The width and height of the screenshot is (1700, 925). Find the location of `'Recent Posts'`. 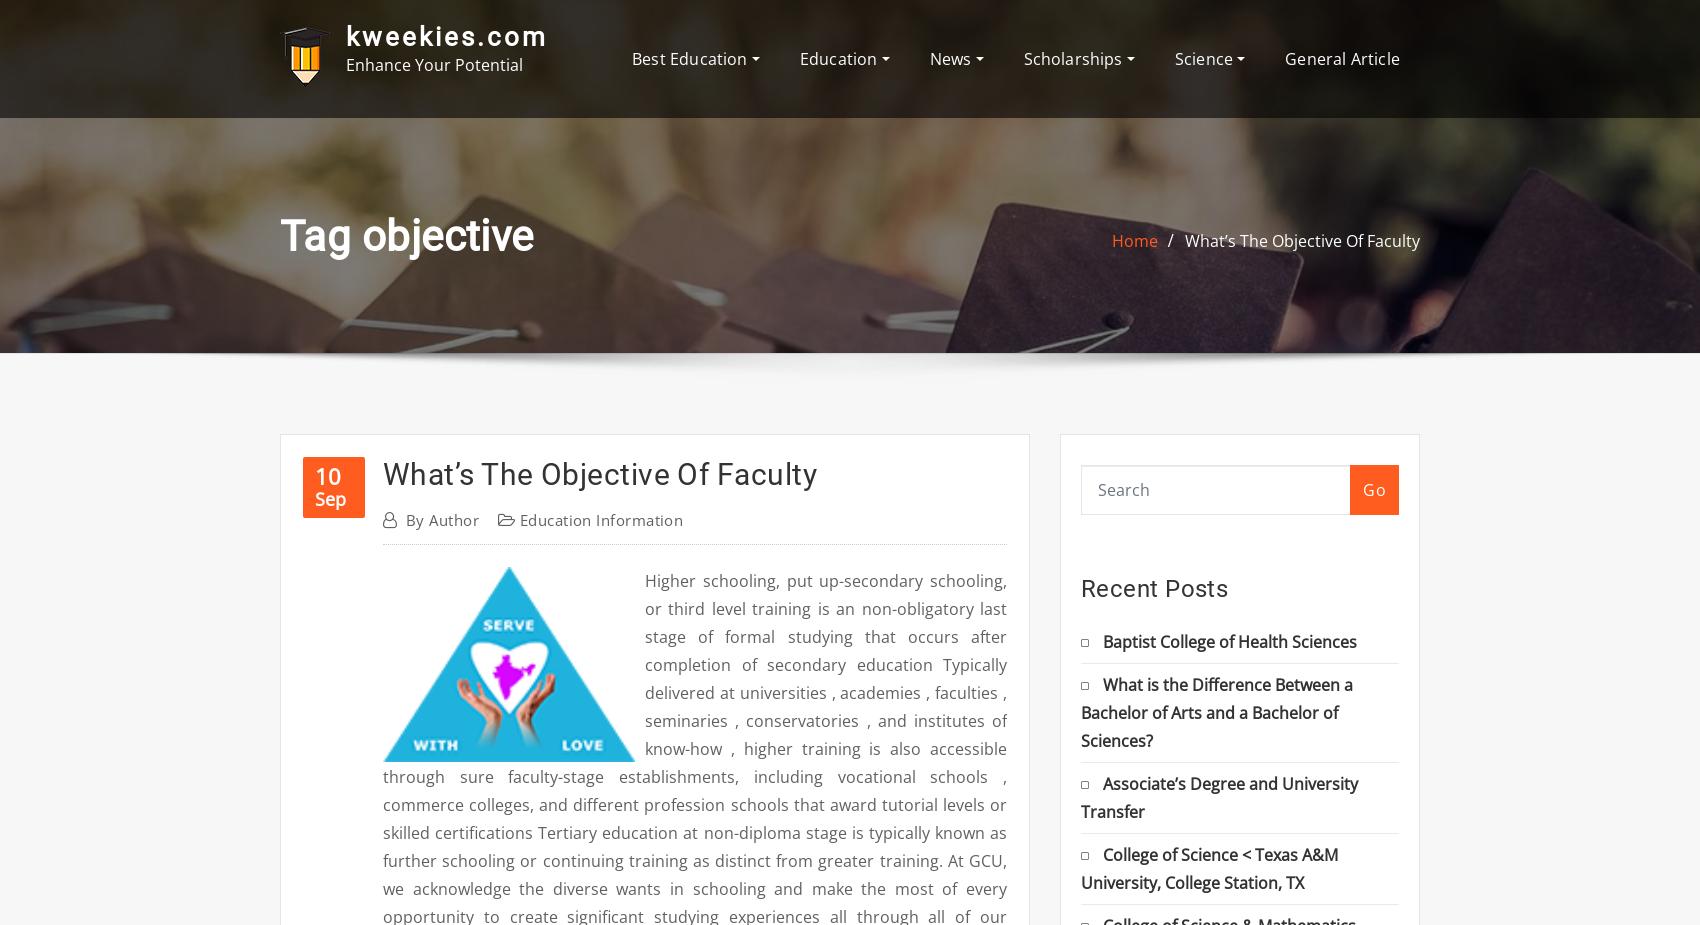

'Recent Posts' is located at coordinates (1154, 589).